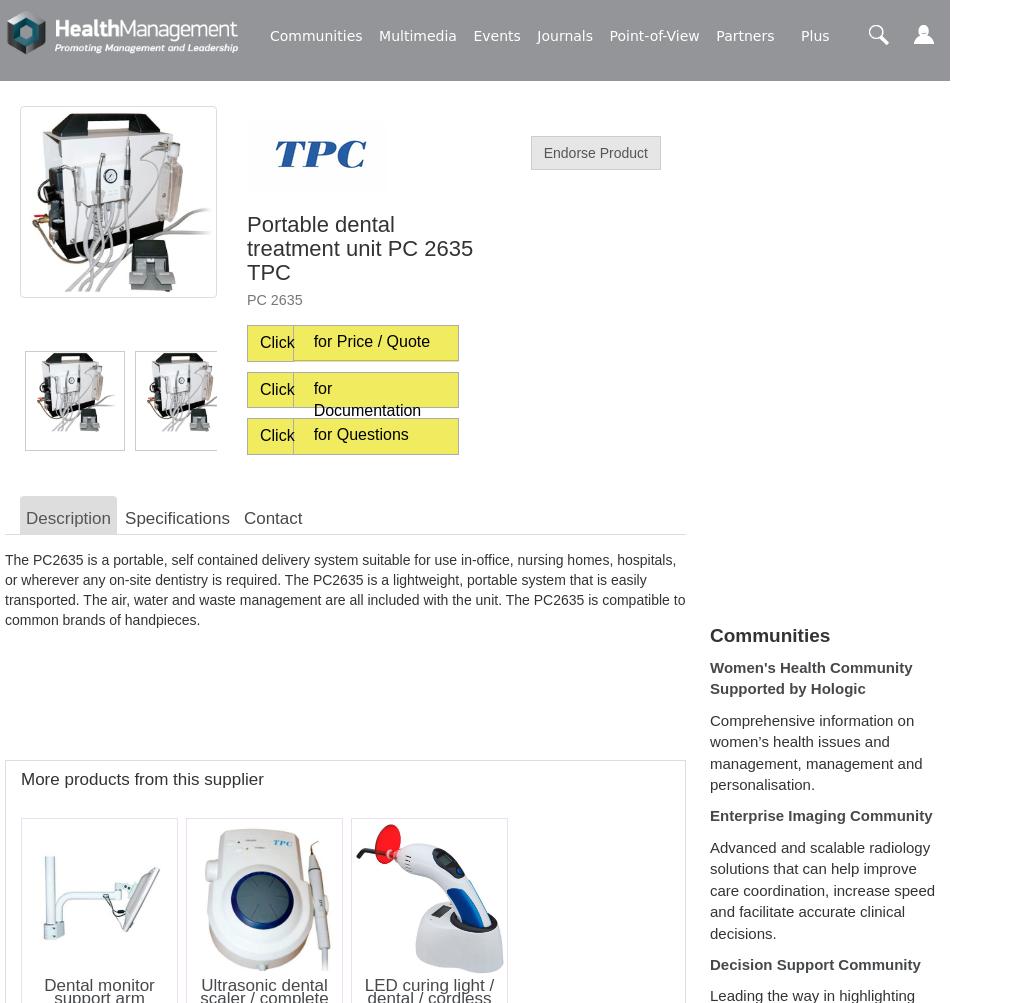 This screenshot has height=1003, width=1010. What do you see at coordinates (594, 151) in the screenshot?
I see `'Endorse Product'` at bounding box center [594, 151].